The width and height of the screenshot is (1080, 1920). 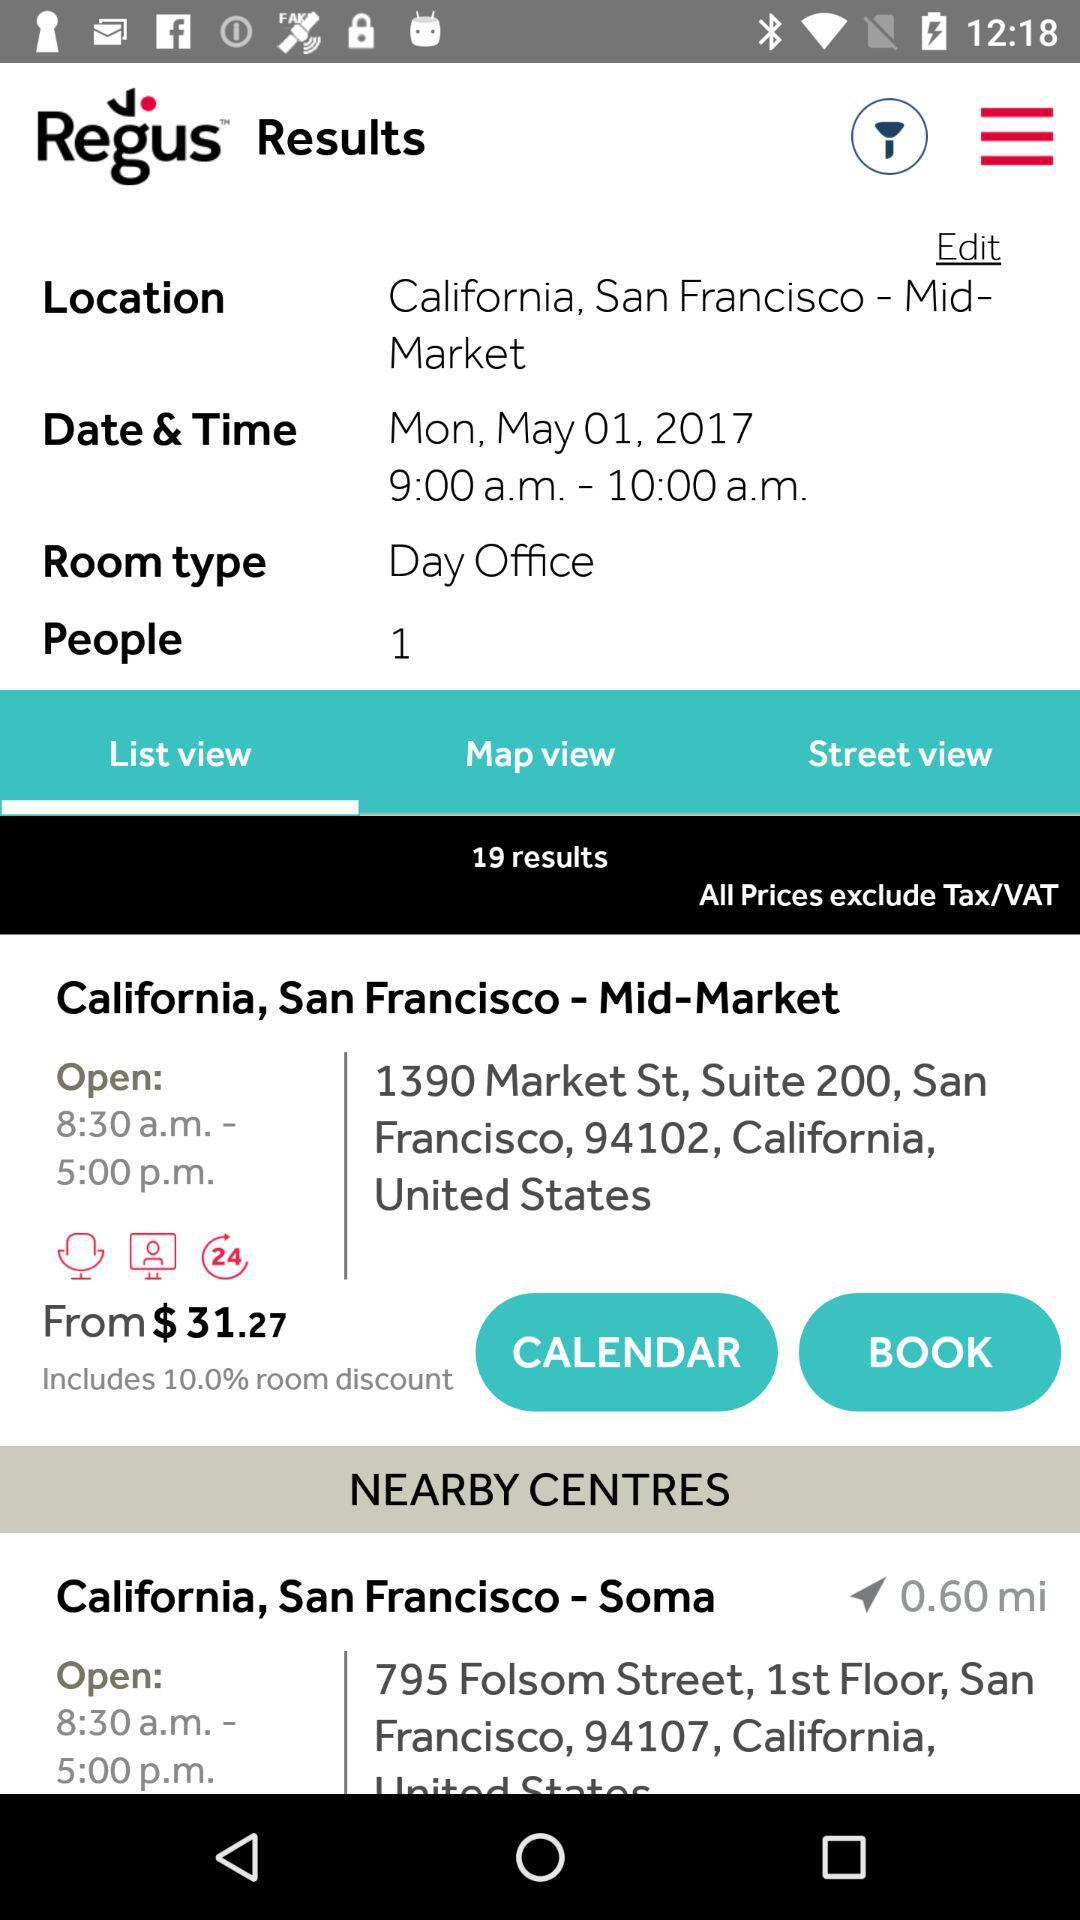 What do you see at coordinates (540, 893) in the screenshot?
I see `icon above california san francisco icon` at bounding box center [540, 893].